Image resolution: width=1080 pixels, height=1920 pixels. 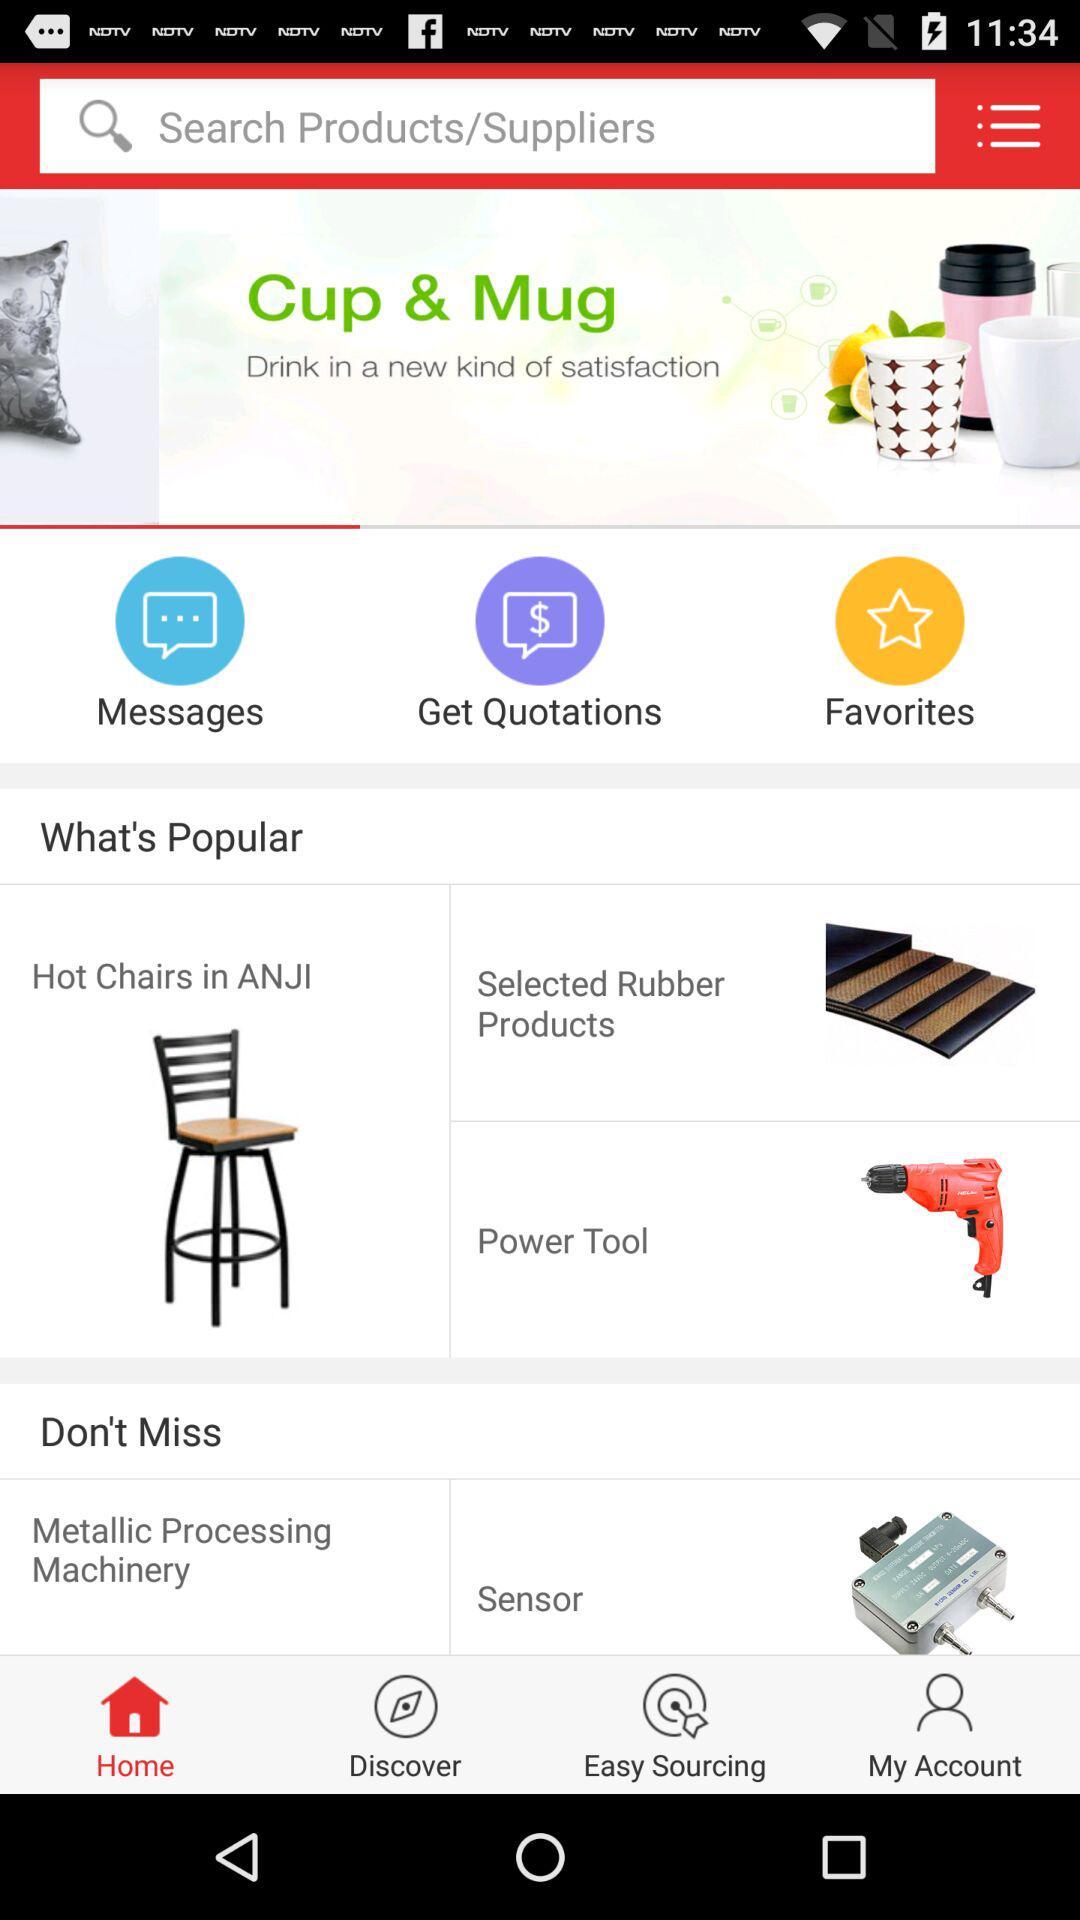 What do you see at coordinates (1008, 133) in the screenshot?
I see `the list icon` at bounding box center [1008, 133].